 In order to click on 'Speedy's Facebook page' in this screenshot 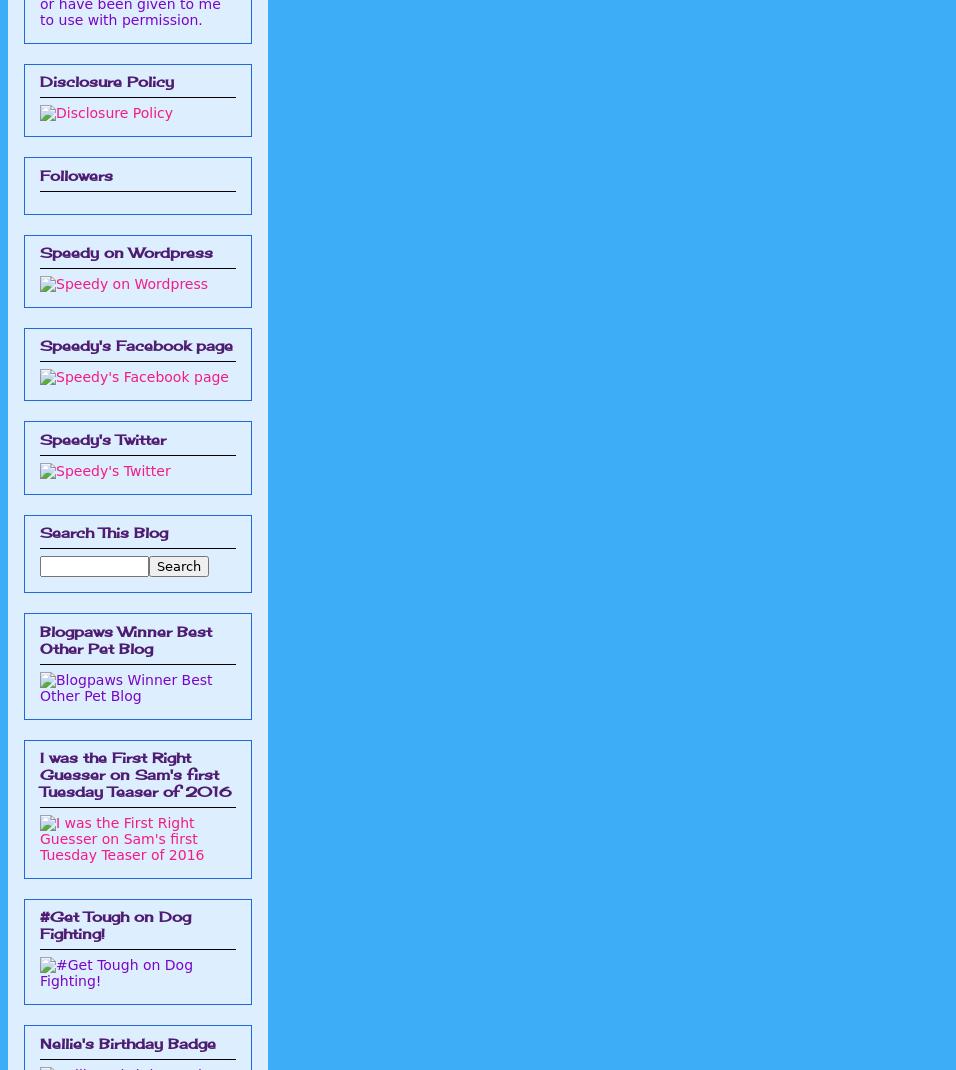, I will do `click(136, 345)`.